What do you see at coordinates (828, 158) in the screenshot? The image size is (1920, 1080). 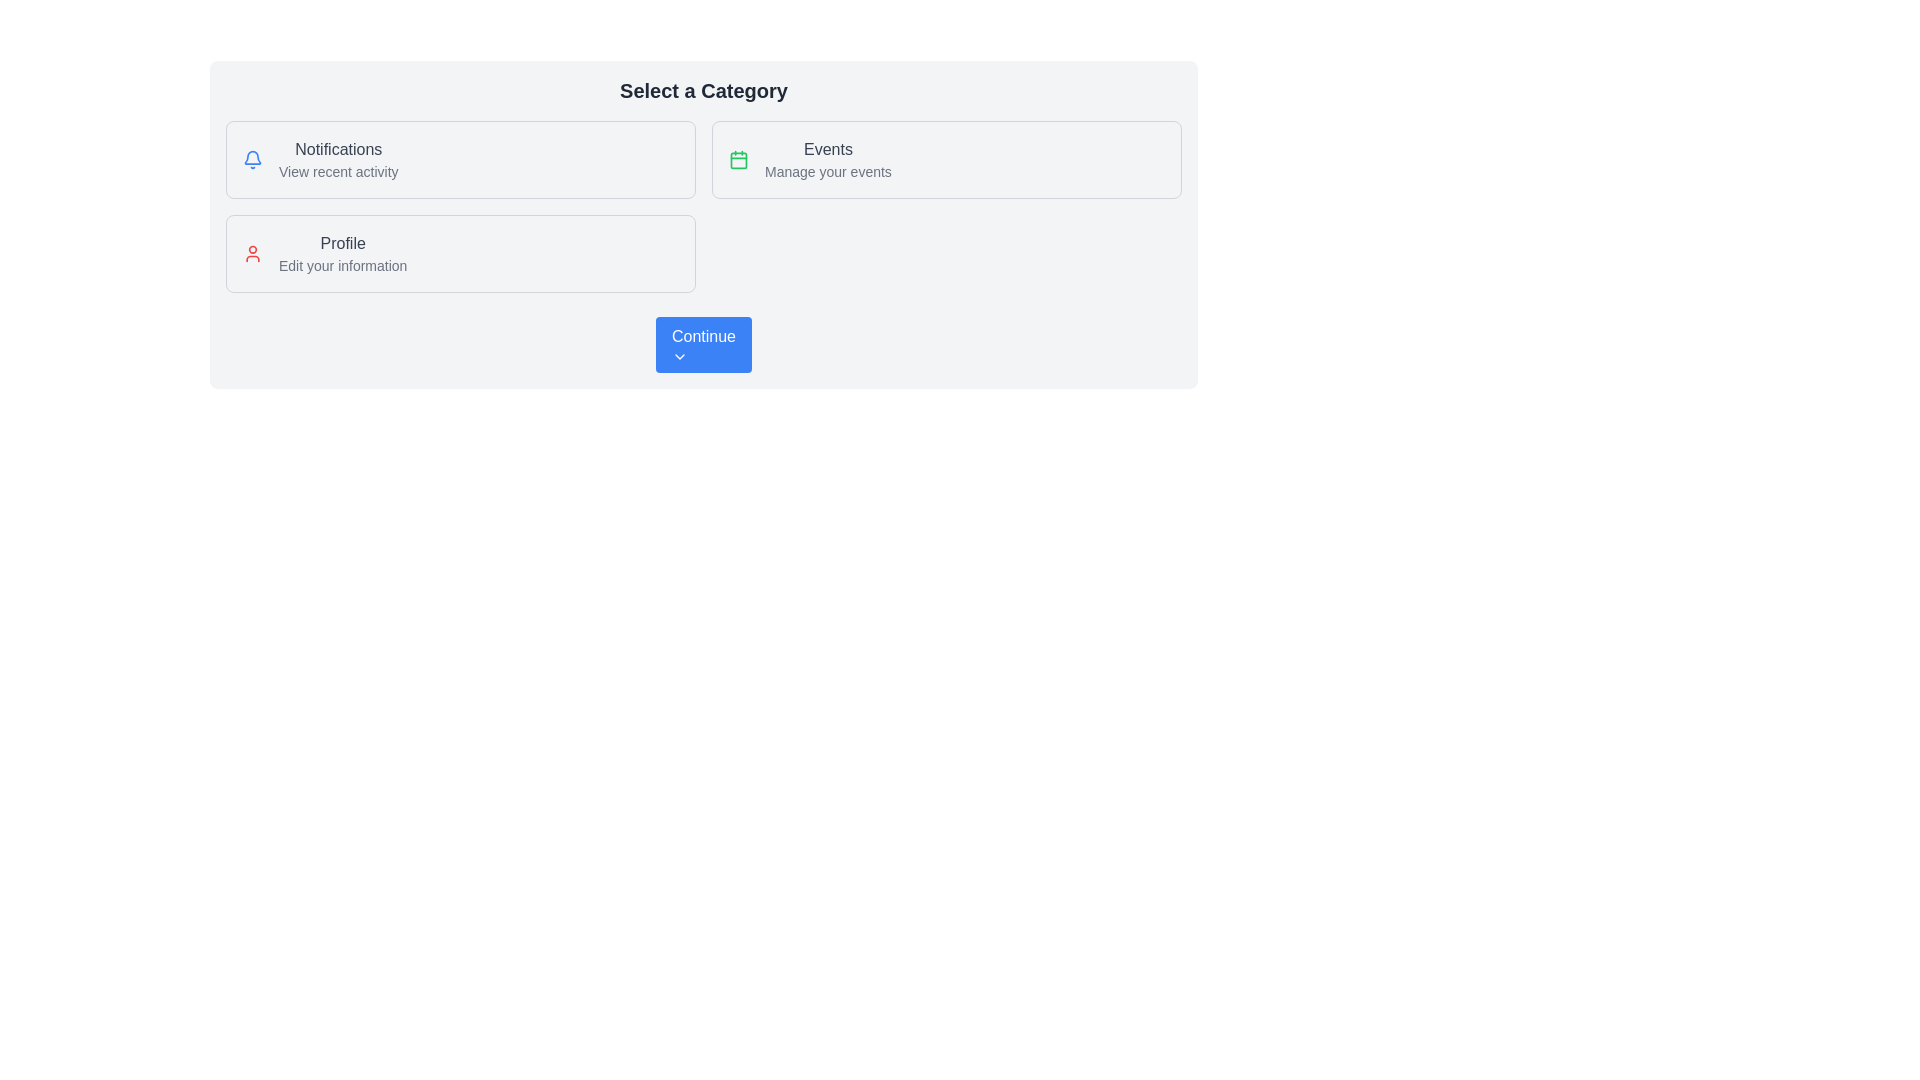 I see `the 'Events' text element, which consists of a prominent 'Events' label and a smaller 'Manage your events' subtext, located in the top-right of the category cards, next to a calendar icon` at bounding box center [828, 158].